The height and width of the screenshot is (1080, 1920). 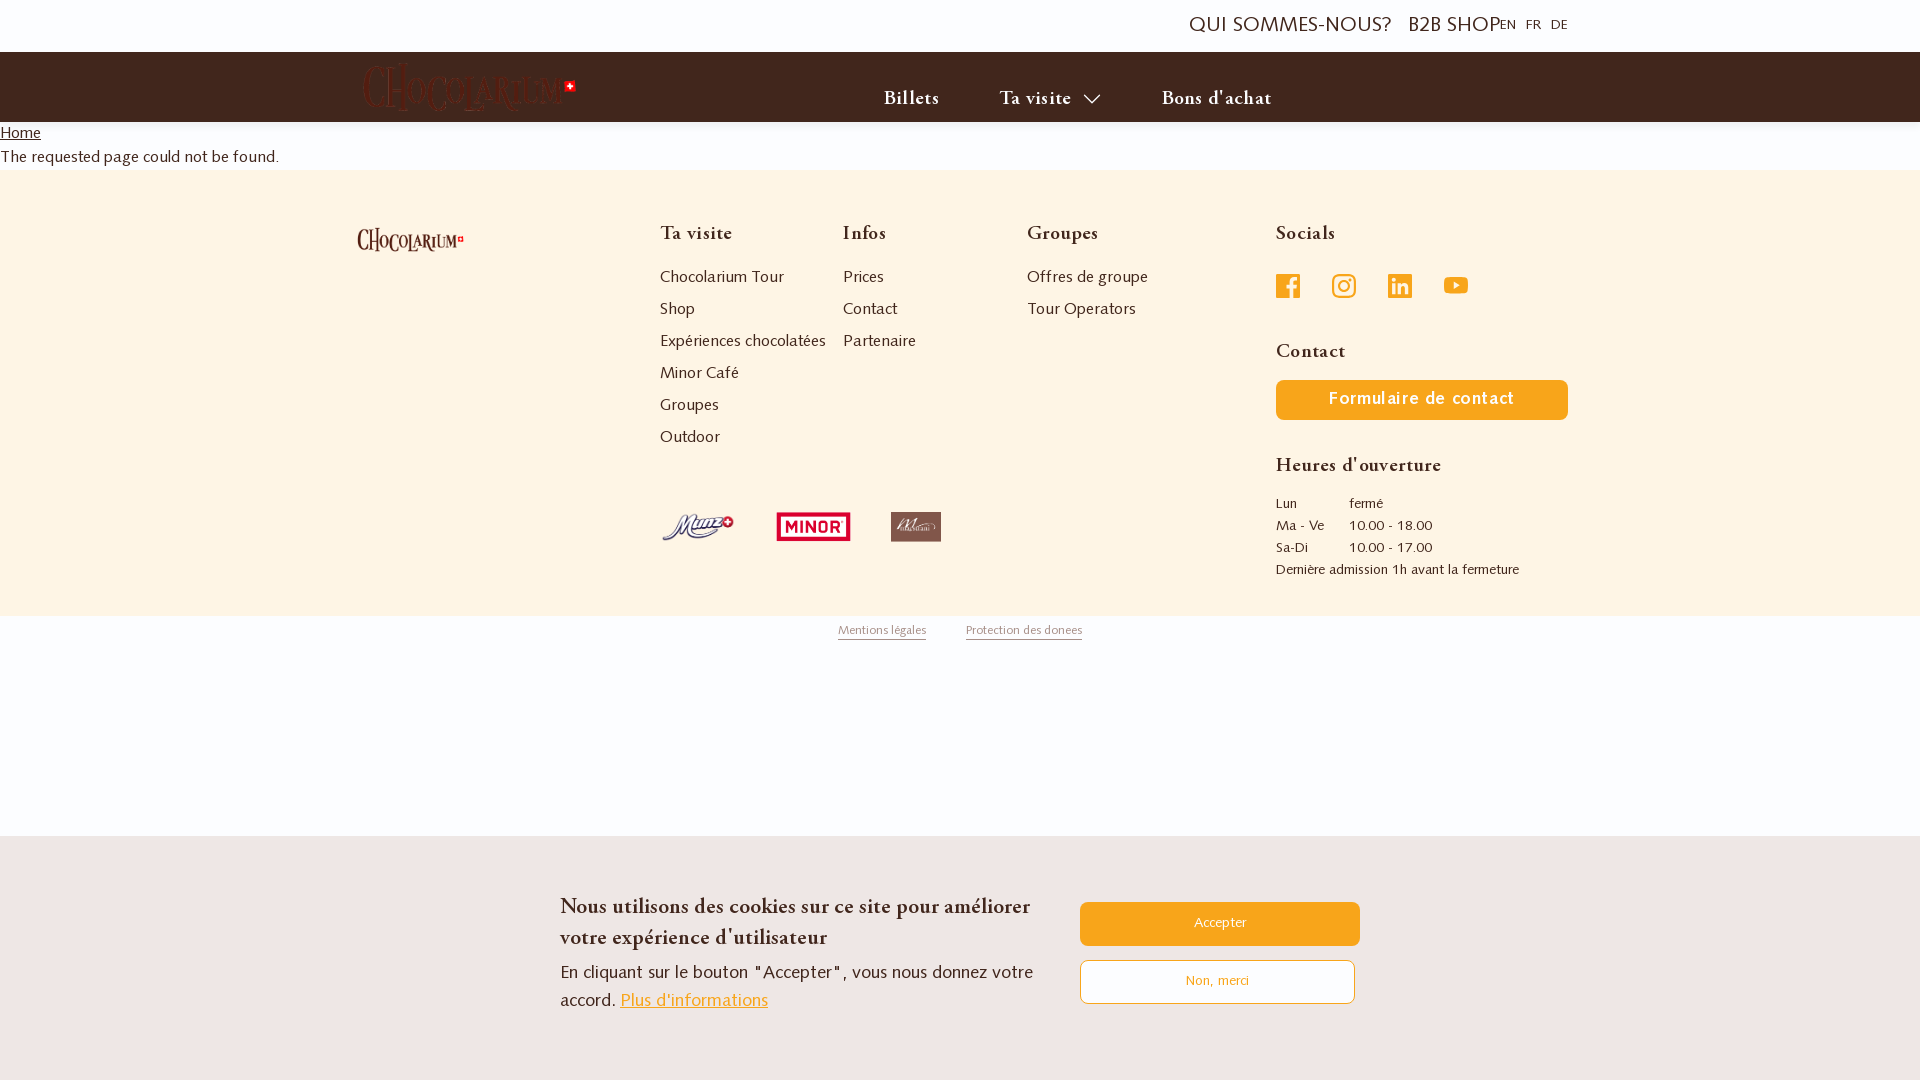 What do you see at coordinates (1086, 277) in the screenshot?
I see `'Offres de groupe'` at bounding box center [1086, 277].